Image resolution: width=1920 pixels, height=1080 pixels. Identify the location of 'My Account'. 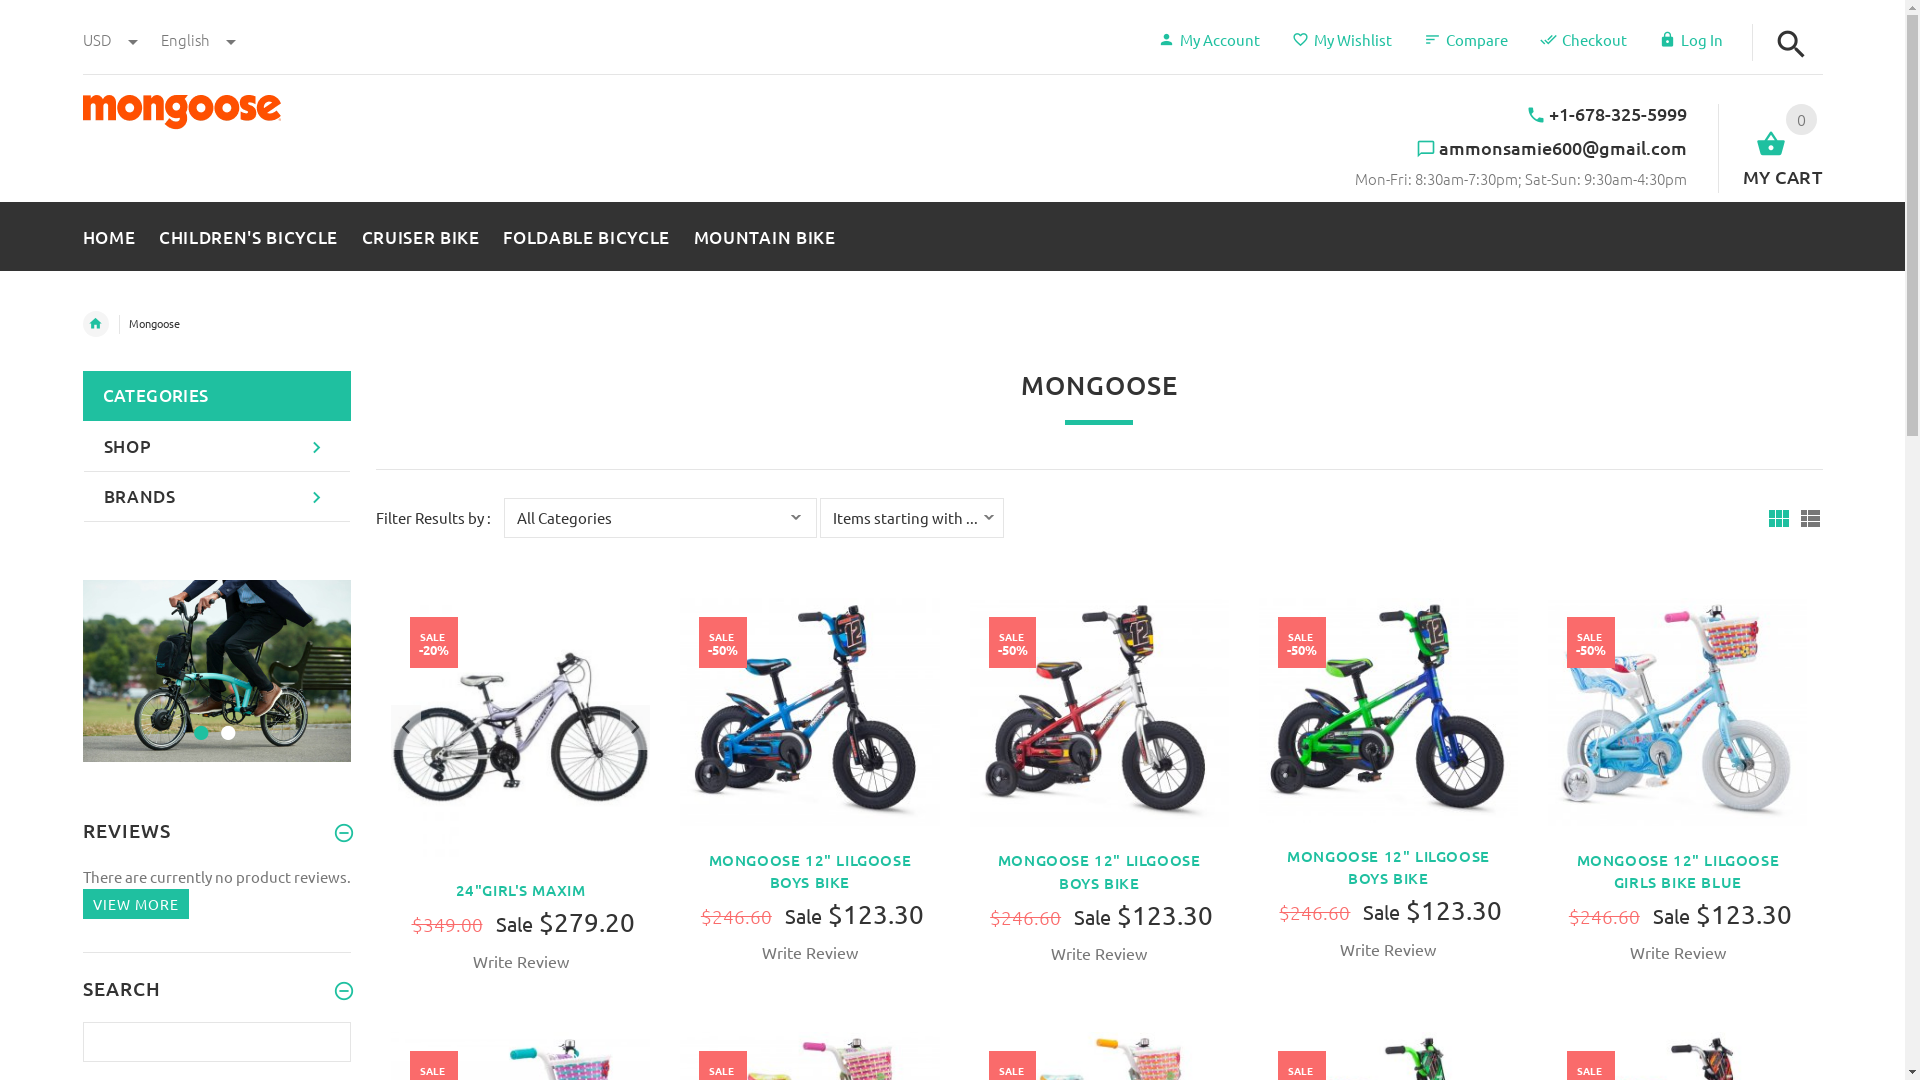
(1208, 39).